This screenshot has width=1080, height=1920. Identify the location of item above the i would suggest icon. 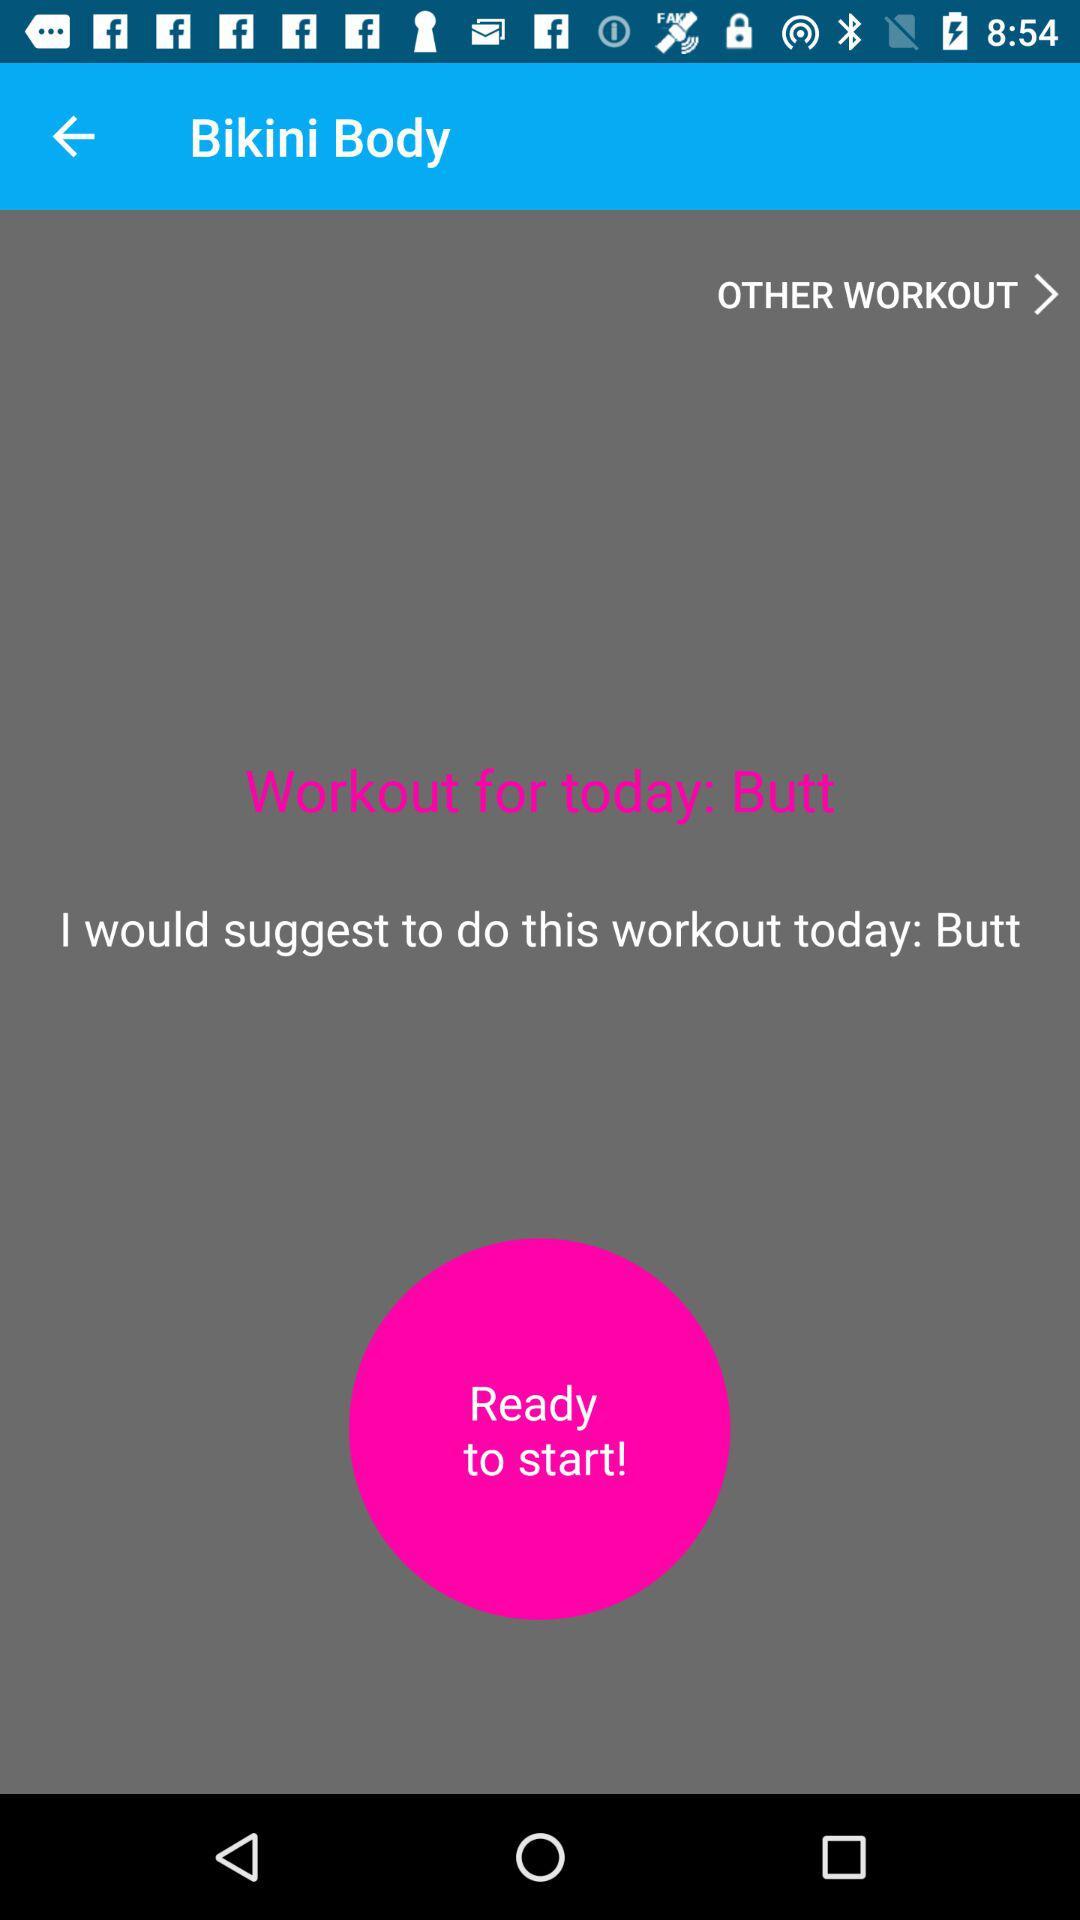
(72, 135).